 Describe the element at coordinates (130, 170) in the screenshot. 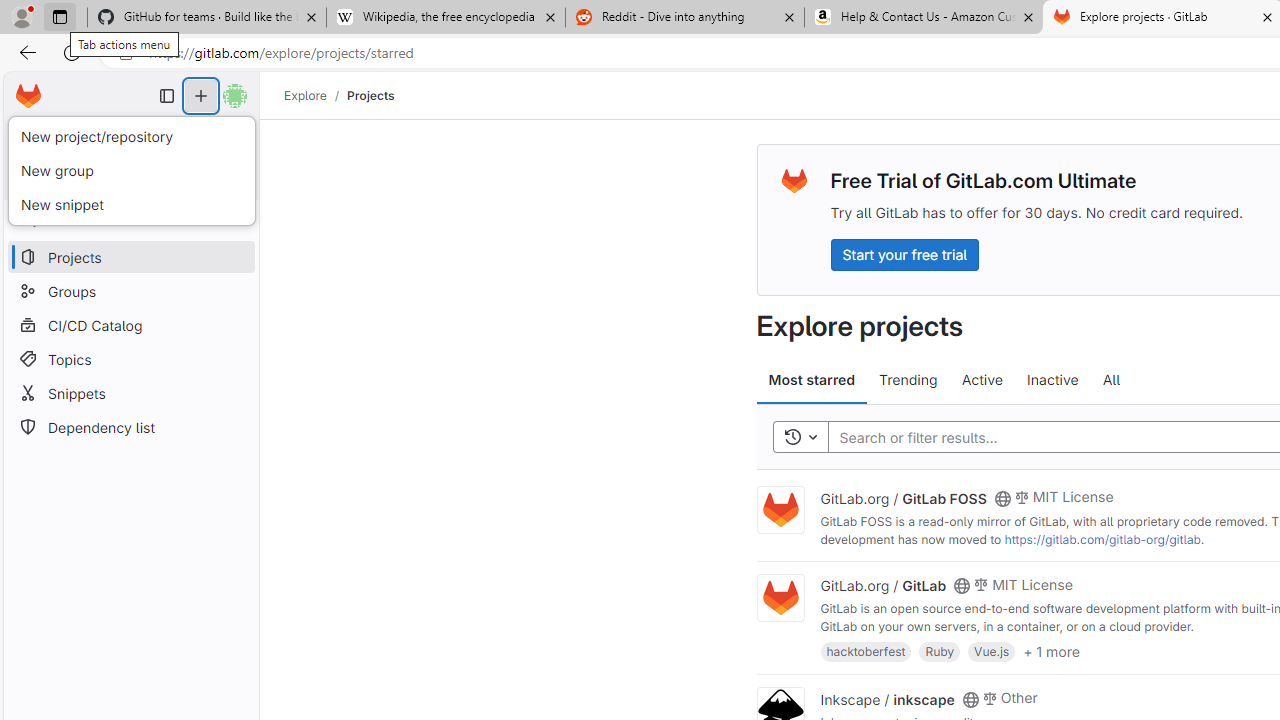

I see `'New group'` at that location.